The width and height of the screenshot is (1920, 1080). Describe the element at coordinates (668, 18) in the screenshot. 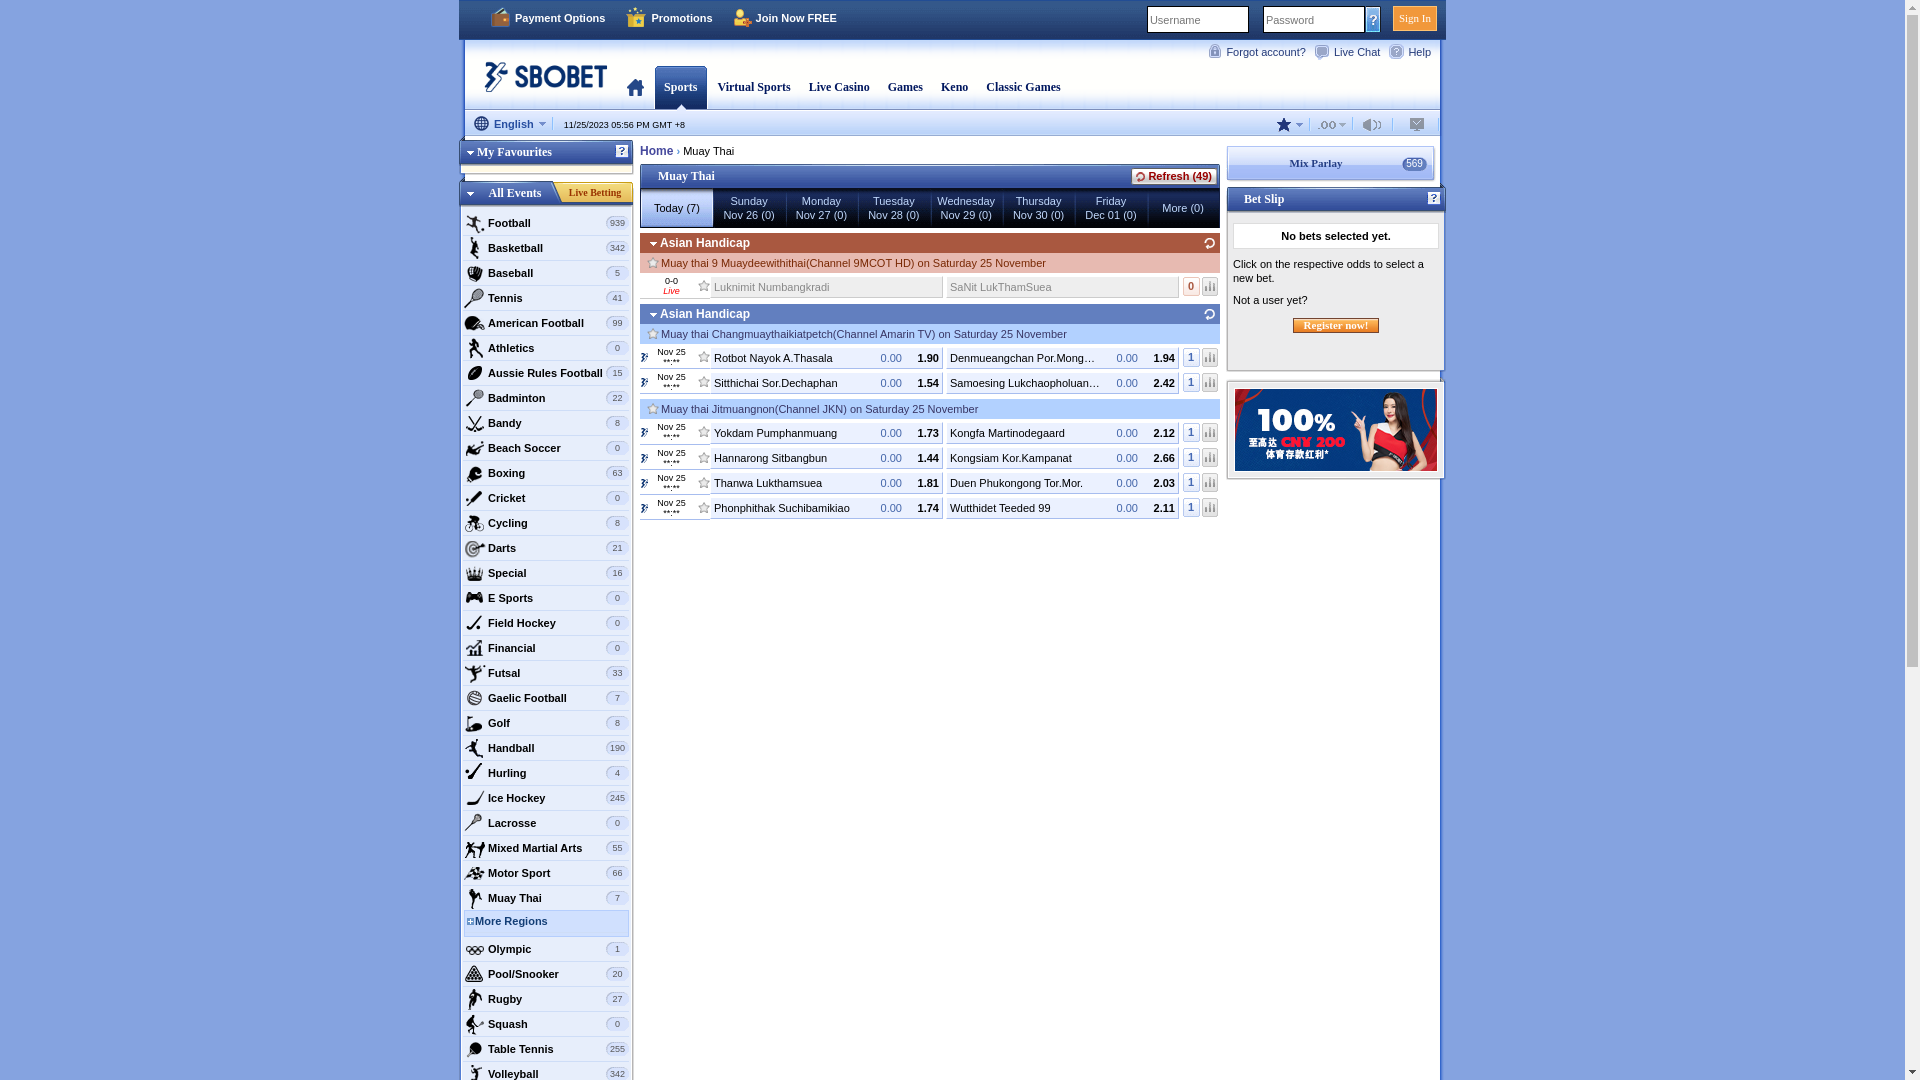

I see `'Promotions'` at that location.